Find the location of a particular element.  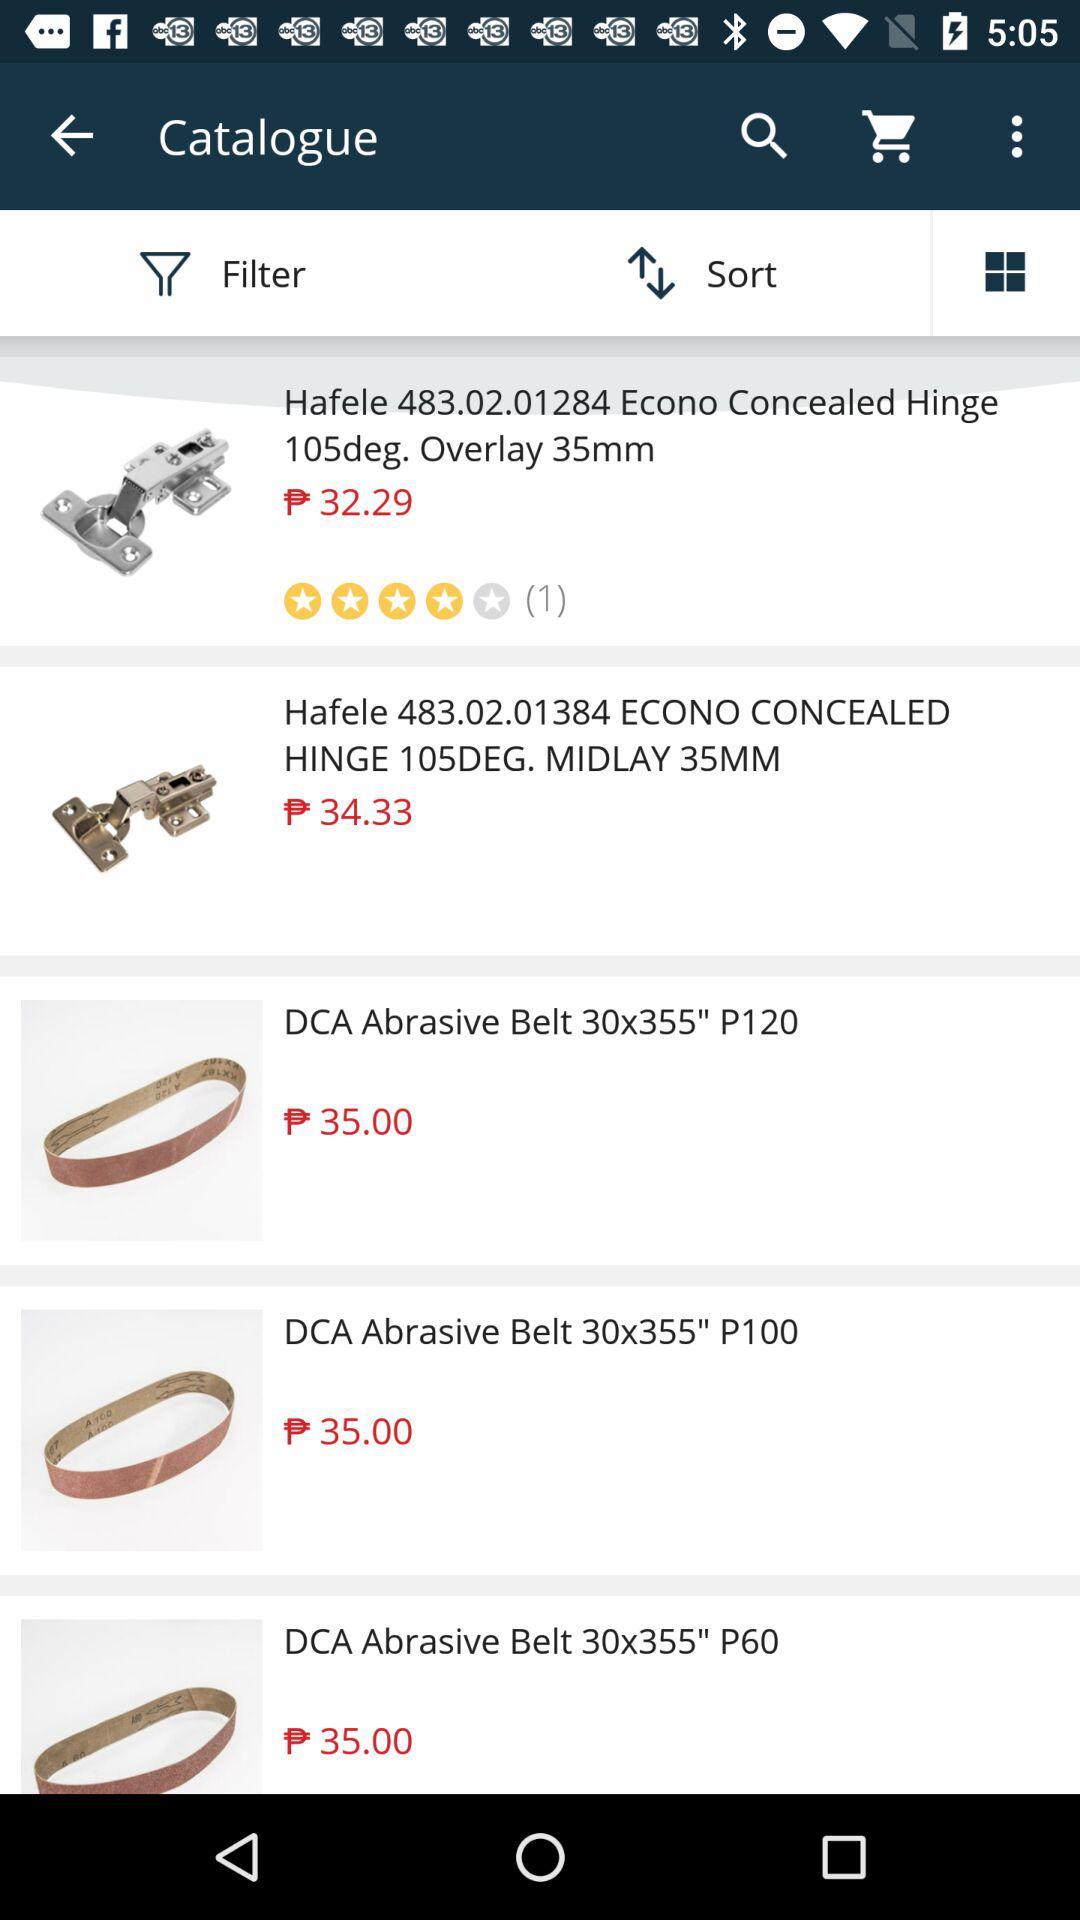

the app next to catalogue icon is located at coordinates (72, 135).